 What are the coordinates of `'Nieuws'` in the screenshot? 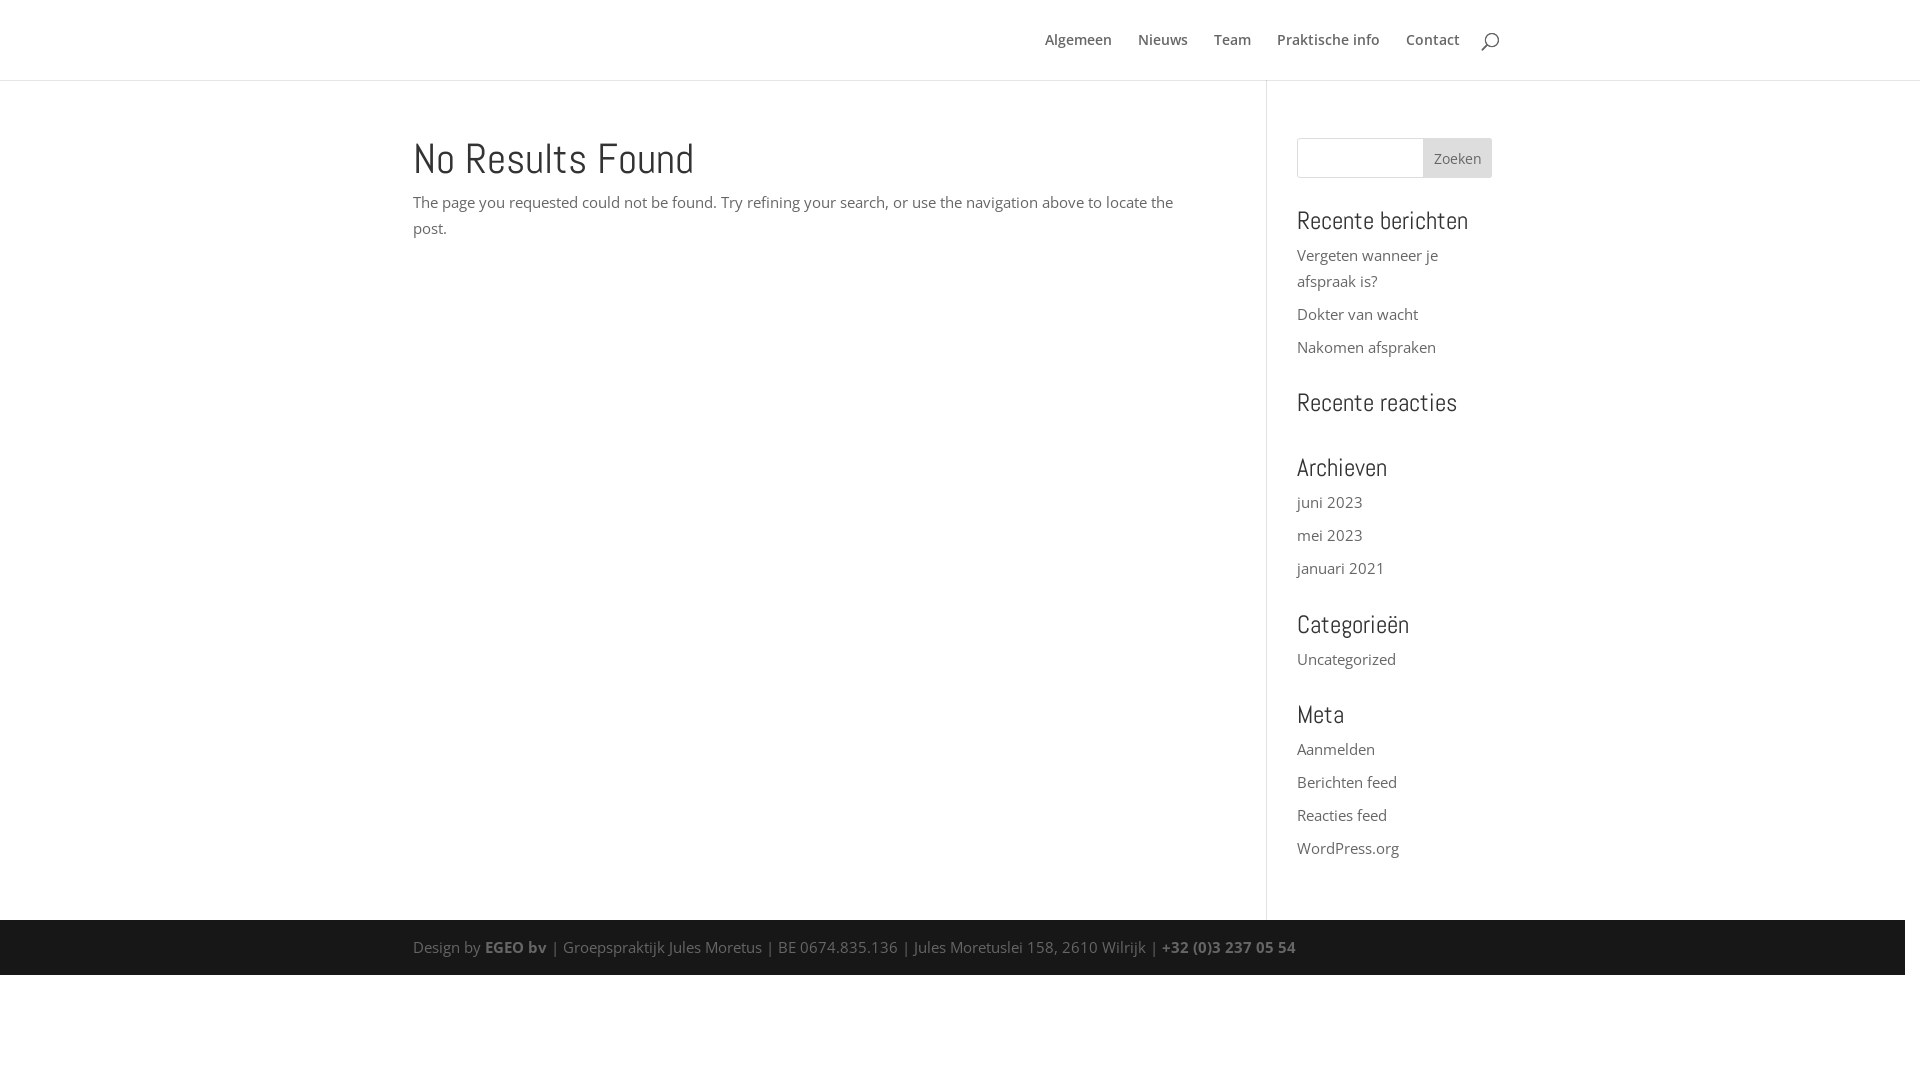 It's located at (1162, 55).